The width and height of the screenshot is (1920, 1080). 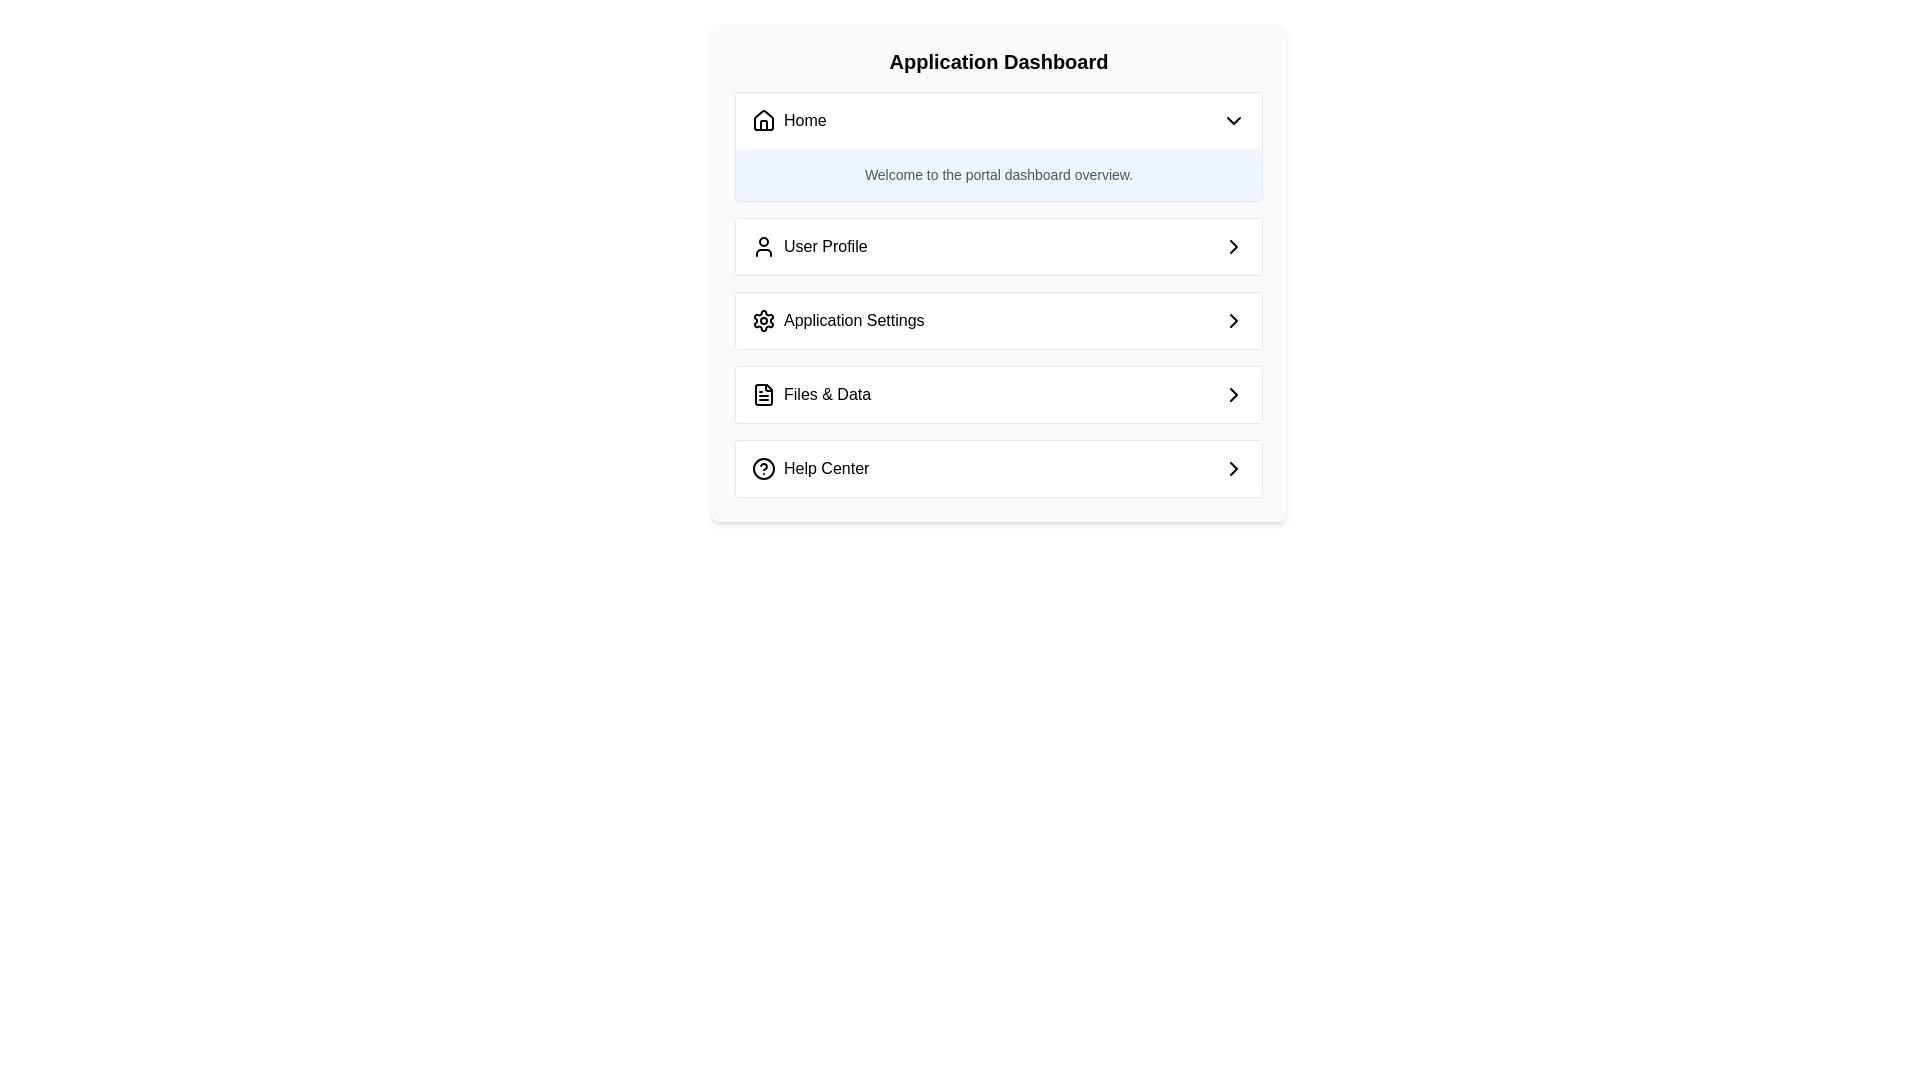 I want to click on the Chevron icon located in the 'Application Settings' section, which indicates navigable options related to 'Application Settings', so click(x=1232, y=319).